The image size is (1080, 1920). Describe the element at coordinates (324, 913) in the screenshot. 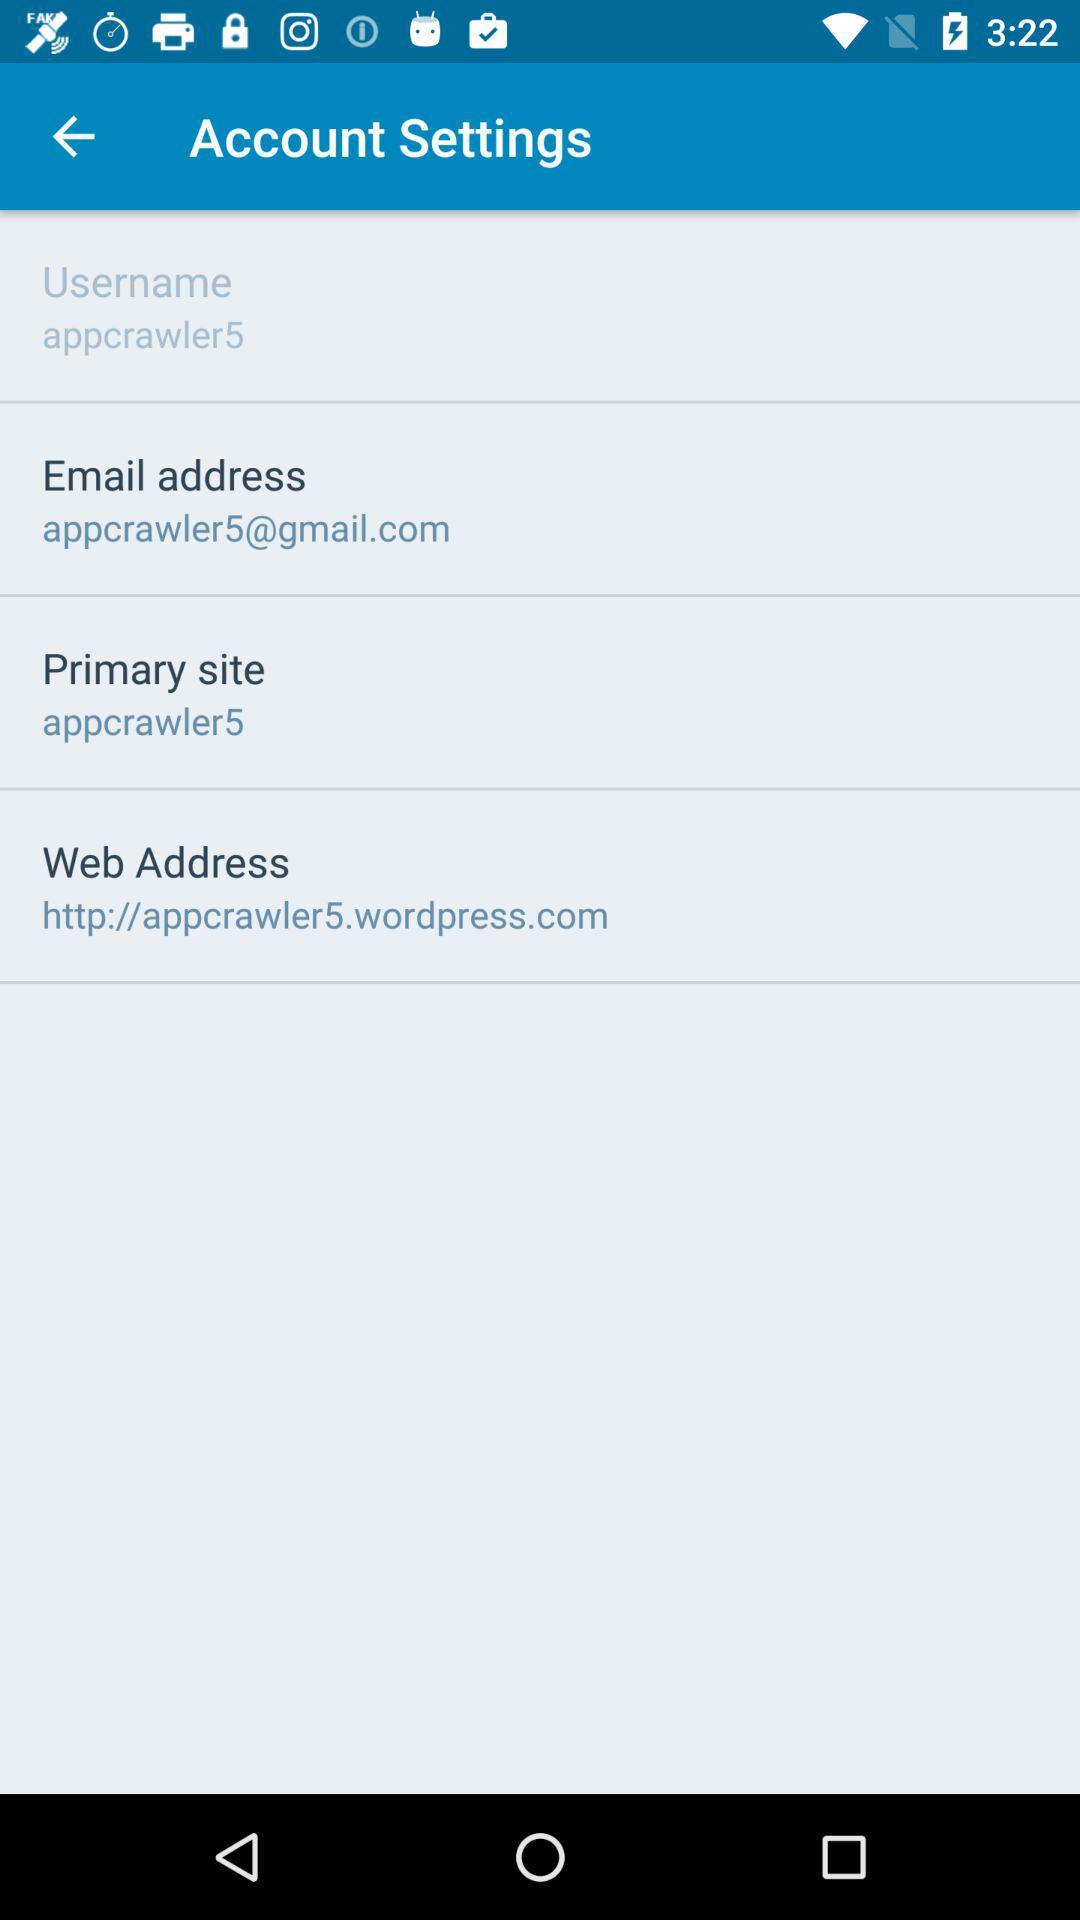

I see `http appcrawler5 wordpress icon` at that location.